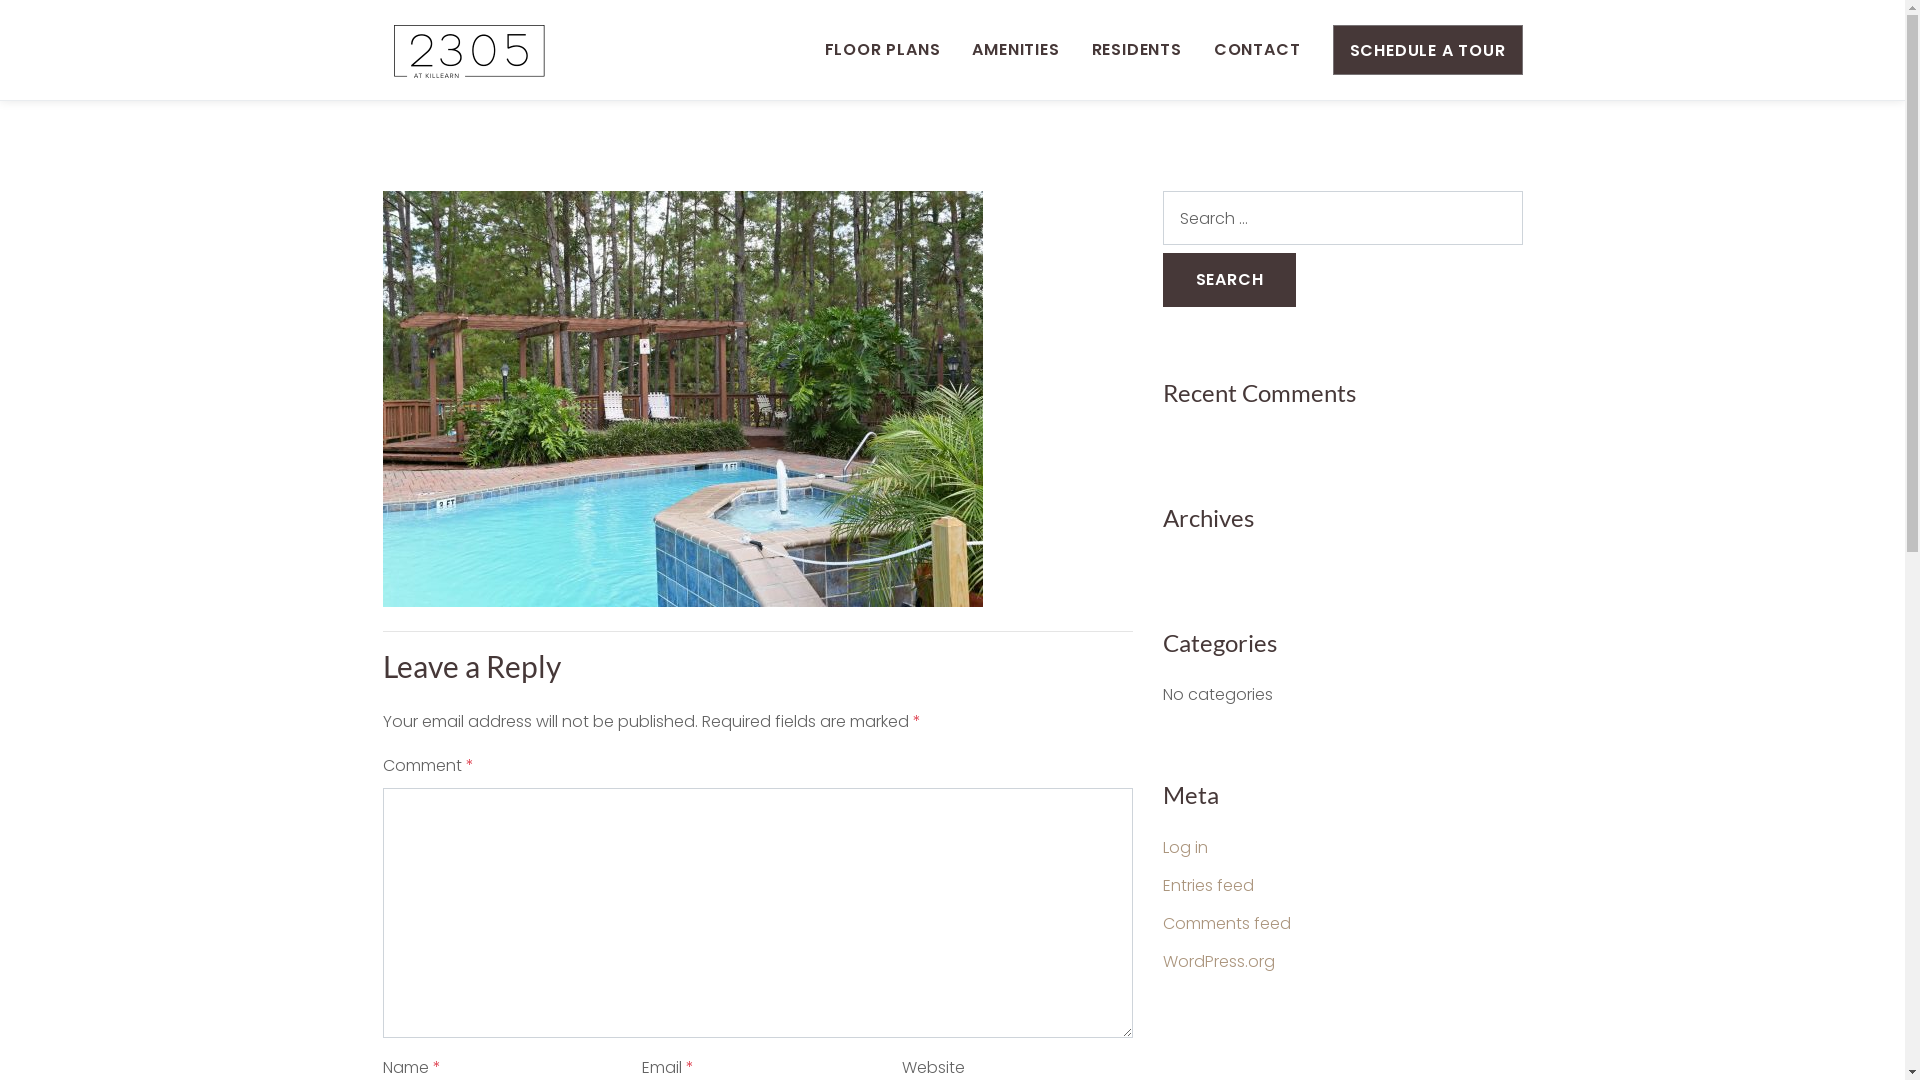 The height and width of the screenshot is (1080, 1920). Describe the element at coordinates (1206, 884) in the screenshot. I see `'Entries feed'` at that location.